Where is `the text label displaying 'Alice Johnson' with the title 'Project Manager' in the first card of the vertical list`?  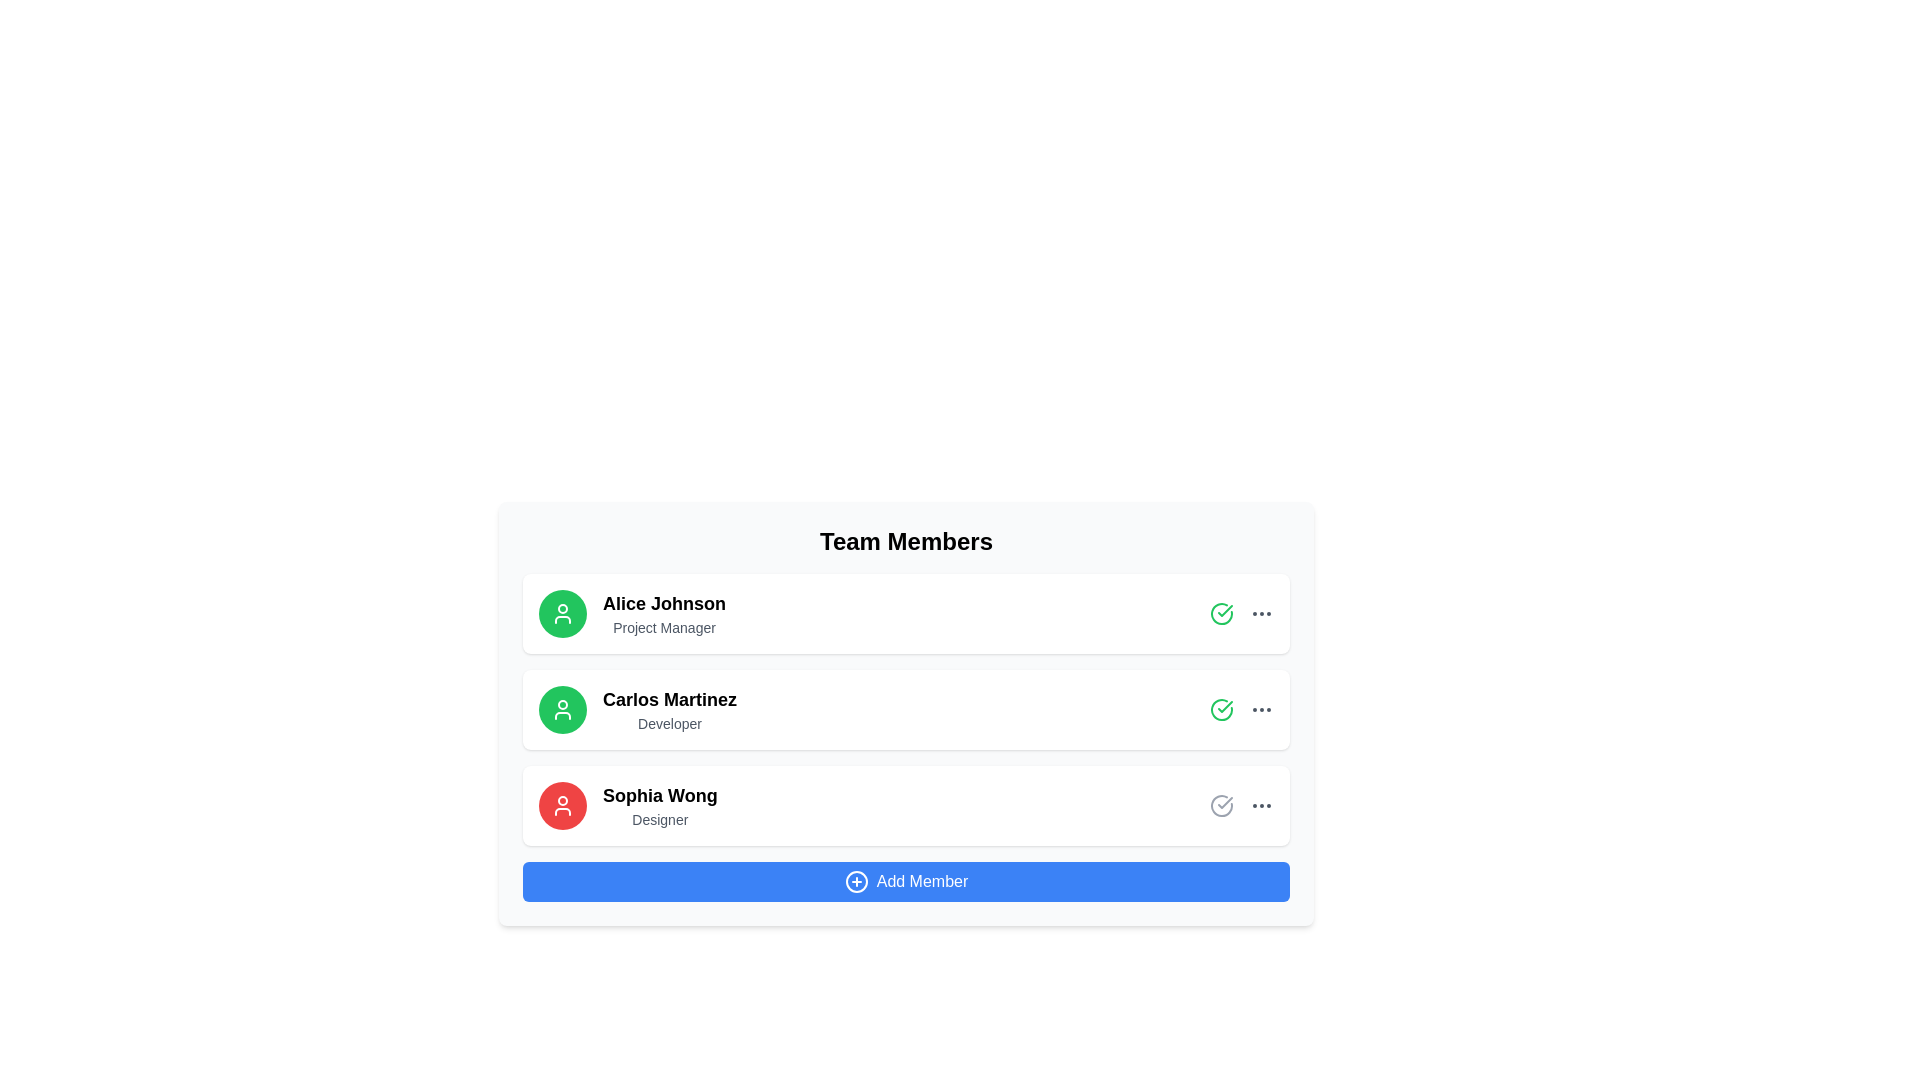 the text label displaying 'Alice Johnson' with the title 'Project Manager' in the first card of the vertical list is located at coordinates (664, 612).